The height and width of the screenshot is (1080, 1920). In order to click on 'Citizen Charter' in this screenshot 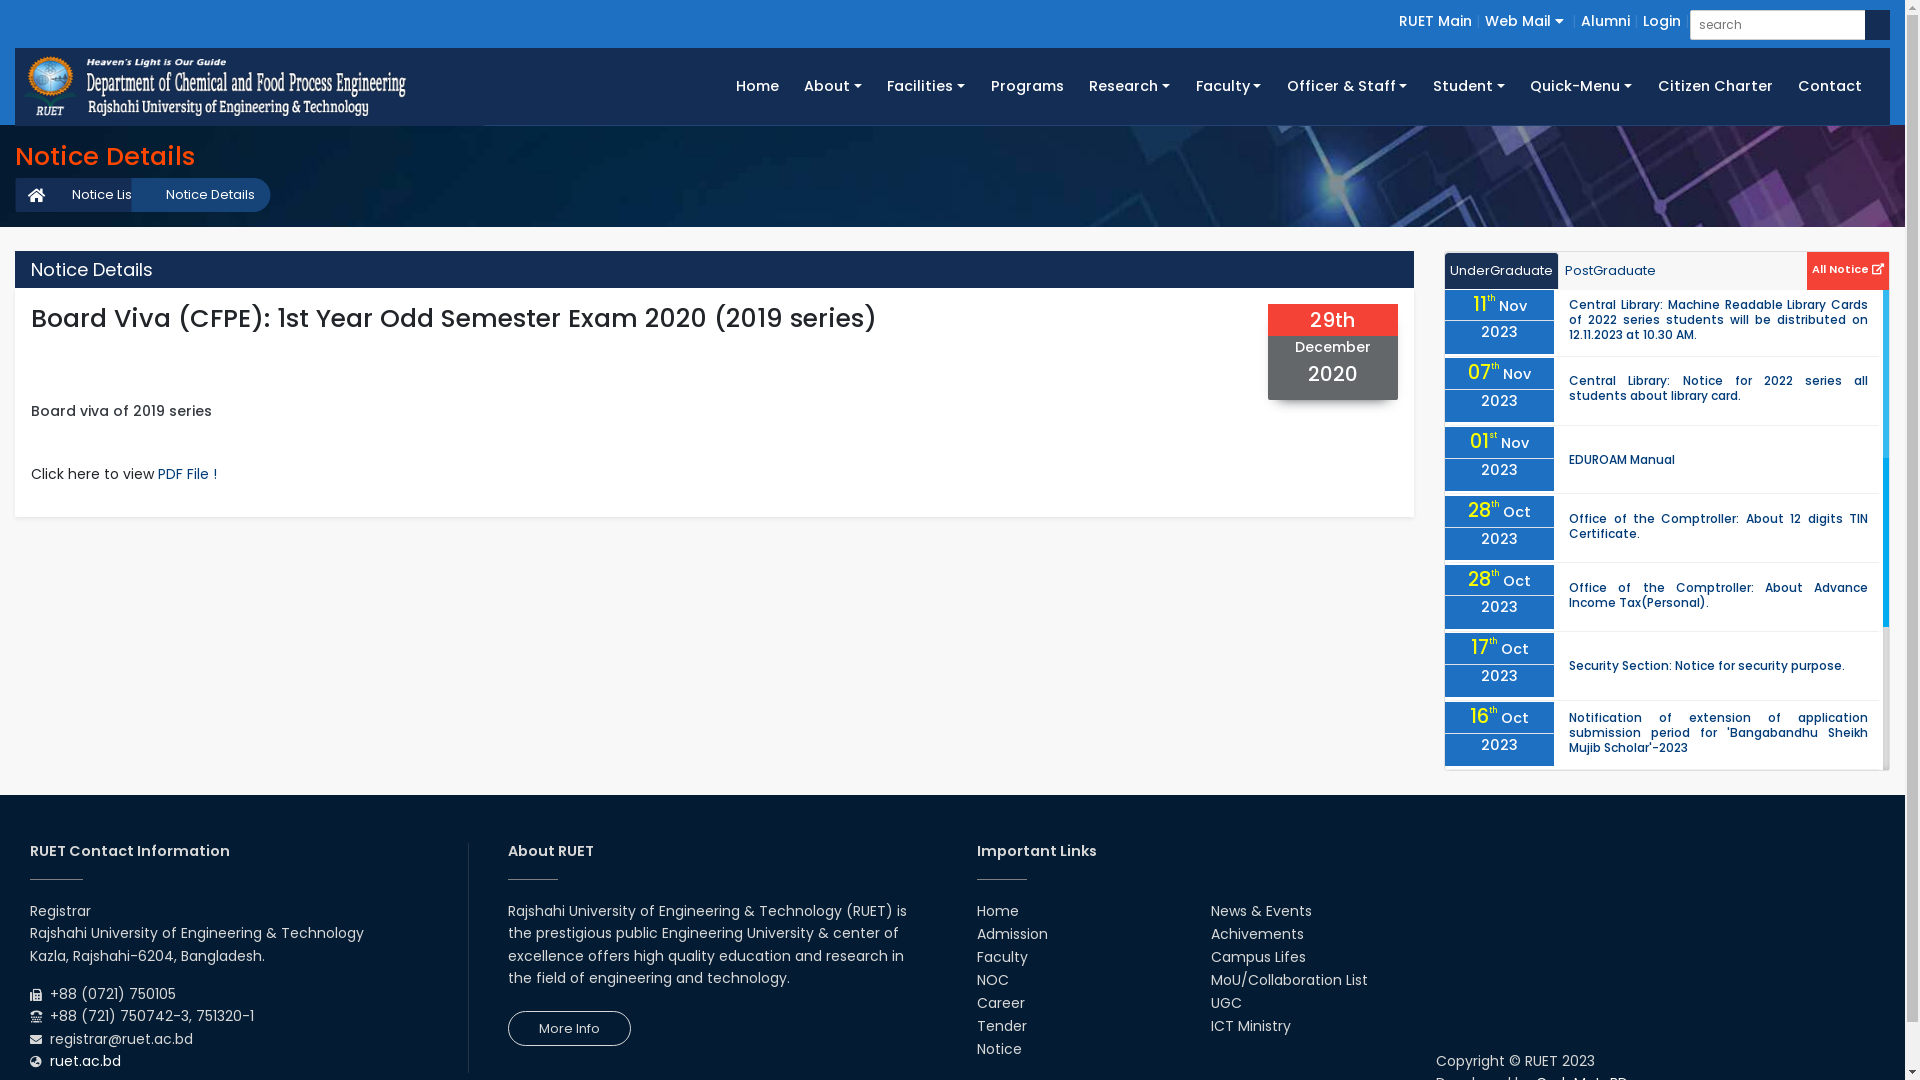, I will do `click(1714, 85)`.